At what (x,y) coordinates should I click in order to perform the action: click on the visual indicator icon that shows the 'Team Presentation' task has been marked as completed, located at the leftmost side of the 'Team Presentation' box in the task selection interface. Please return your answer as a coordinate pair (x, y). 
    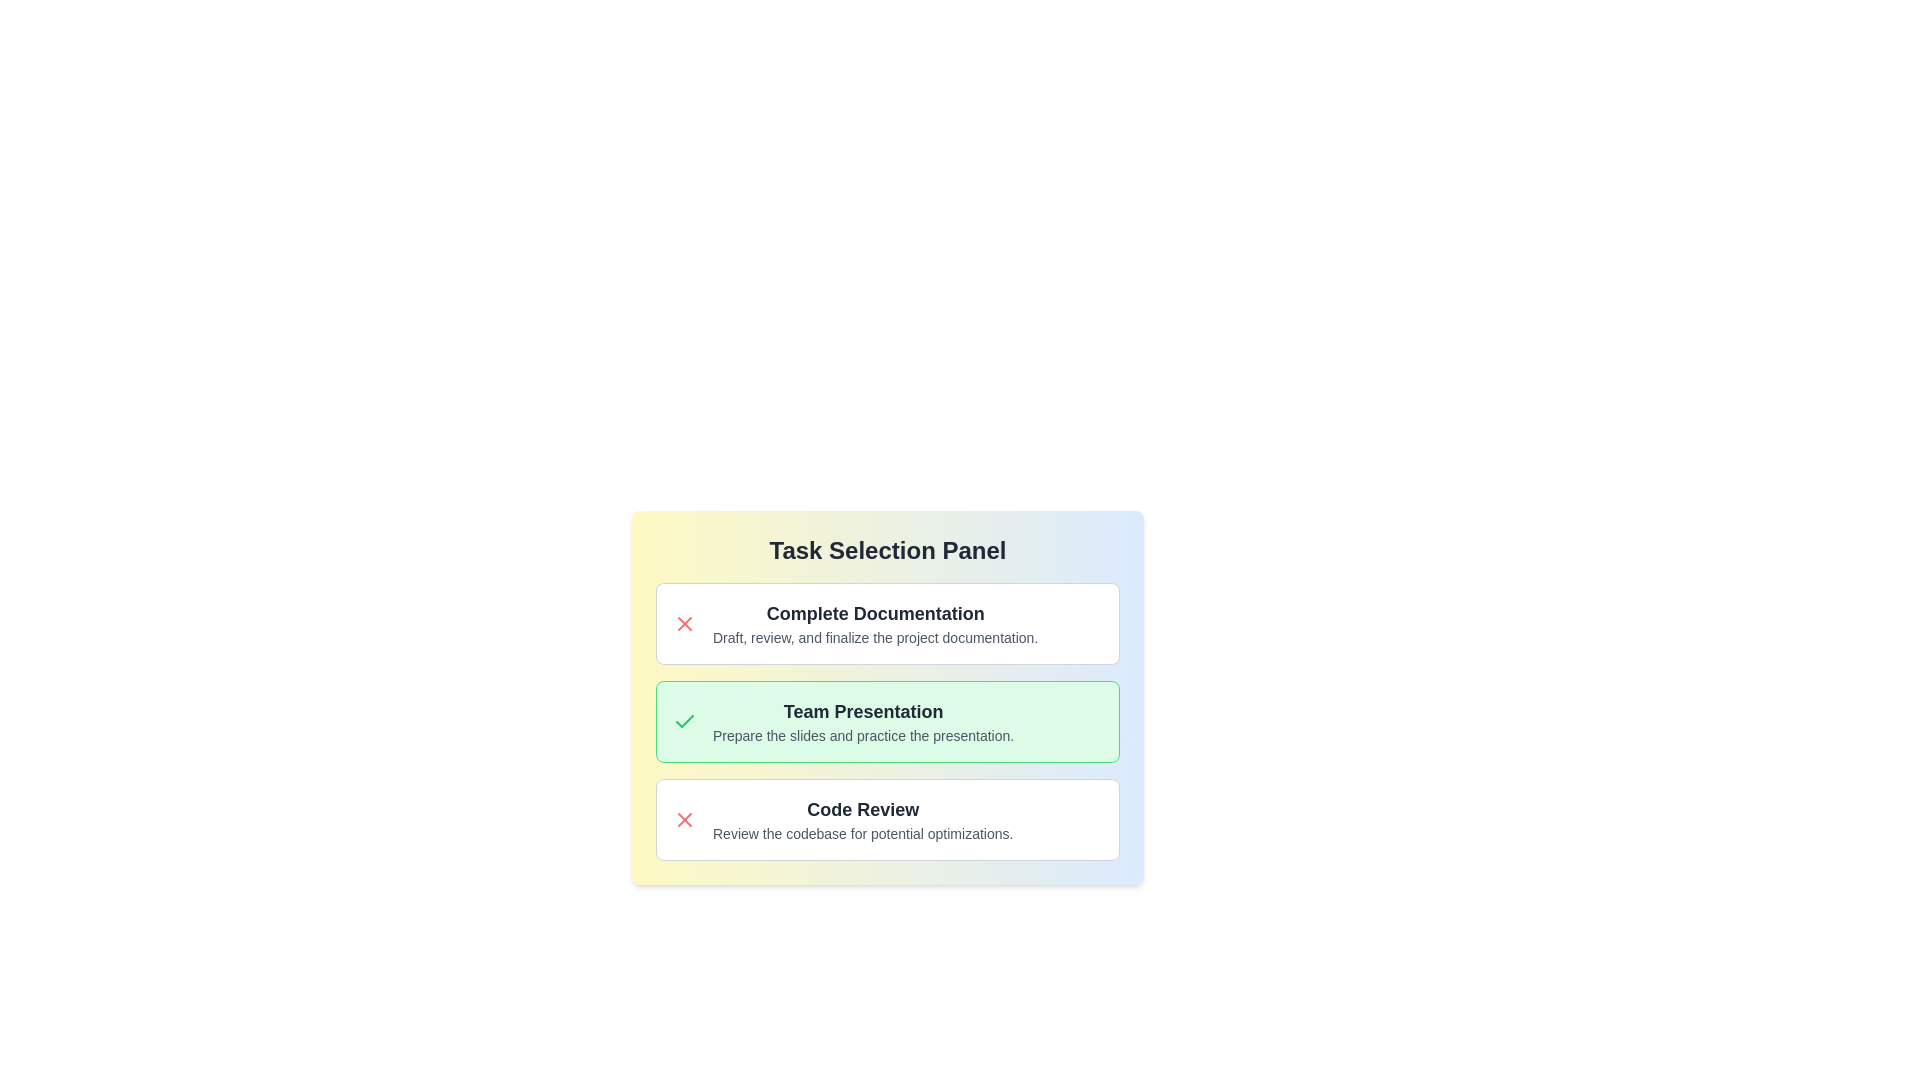
    Looking at the image, I should click on (685, 721).